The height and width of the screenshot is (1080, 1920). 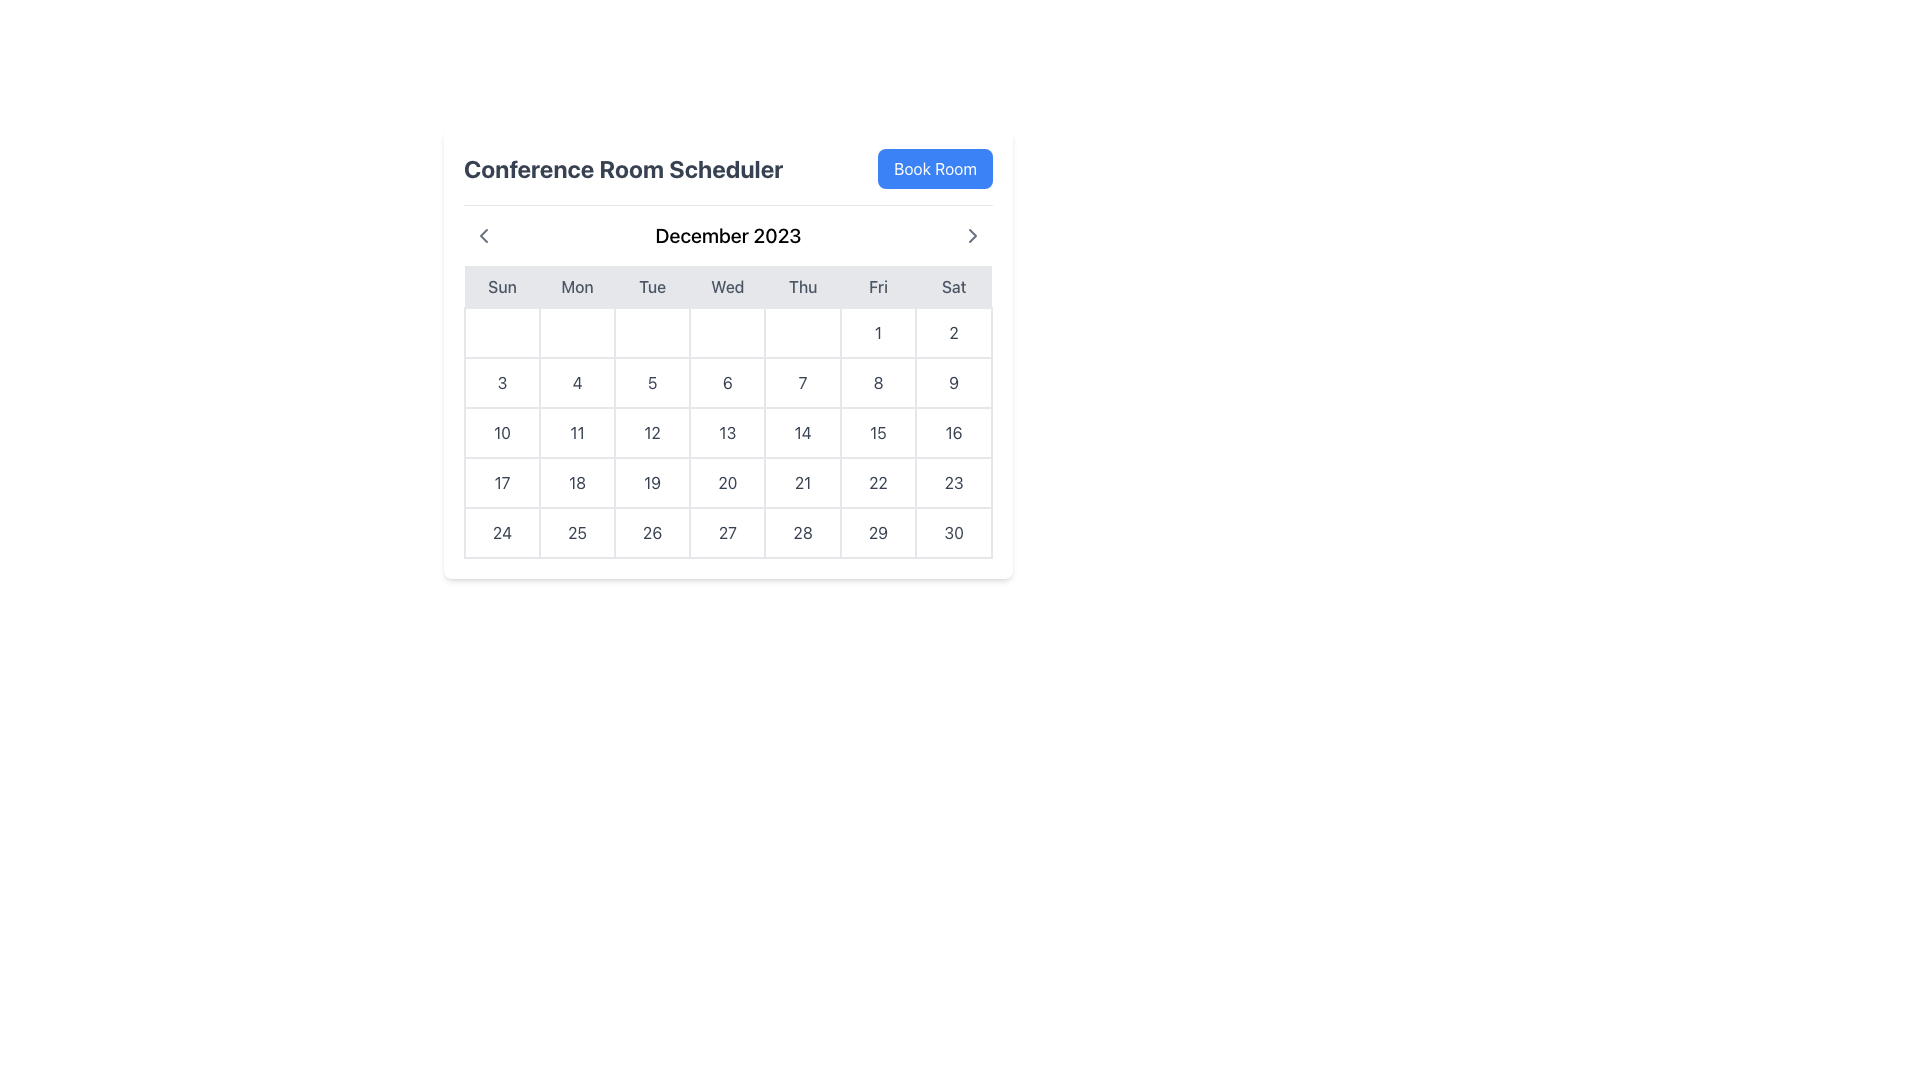 What do you see at coordinates (803, 482) in the screenshot?
I see `the date selector button for December 21st, 2023, located in the calendar grid under 'Thu'` at bounding box center [803, 482].